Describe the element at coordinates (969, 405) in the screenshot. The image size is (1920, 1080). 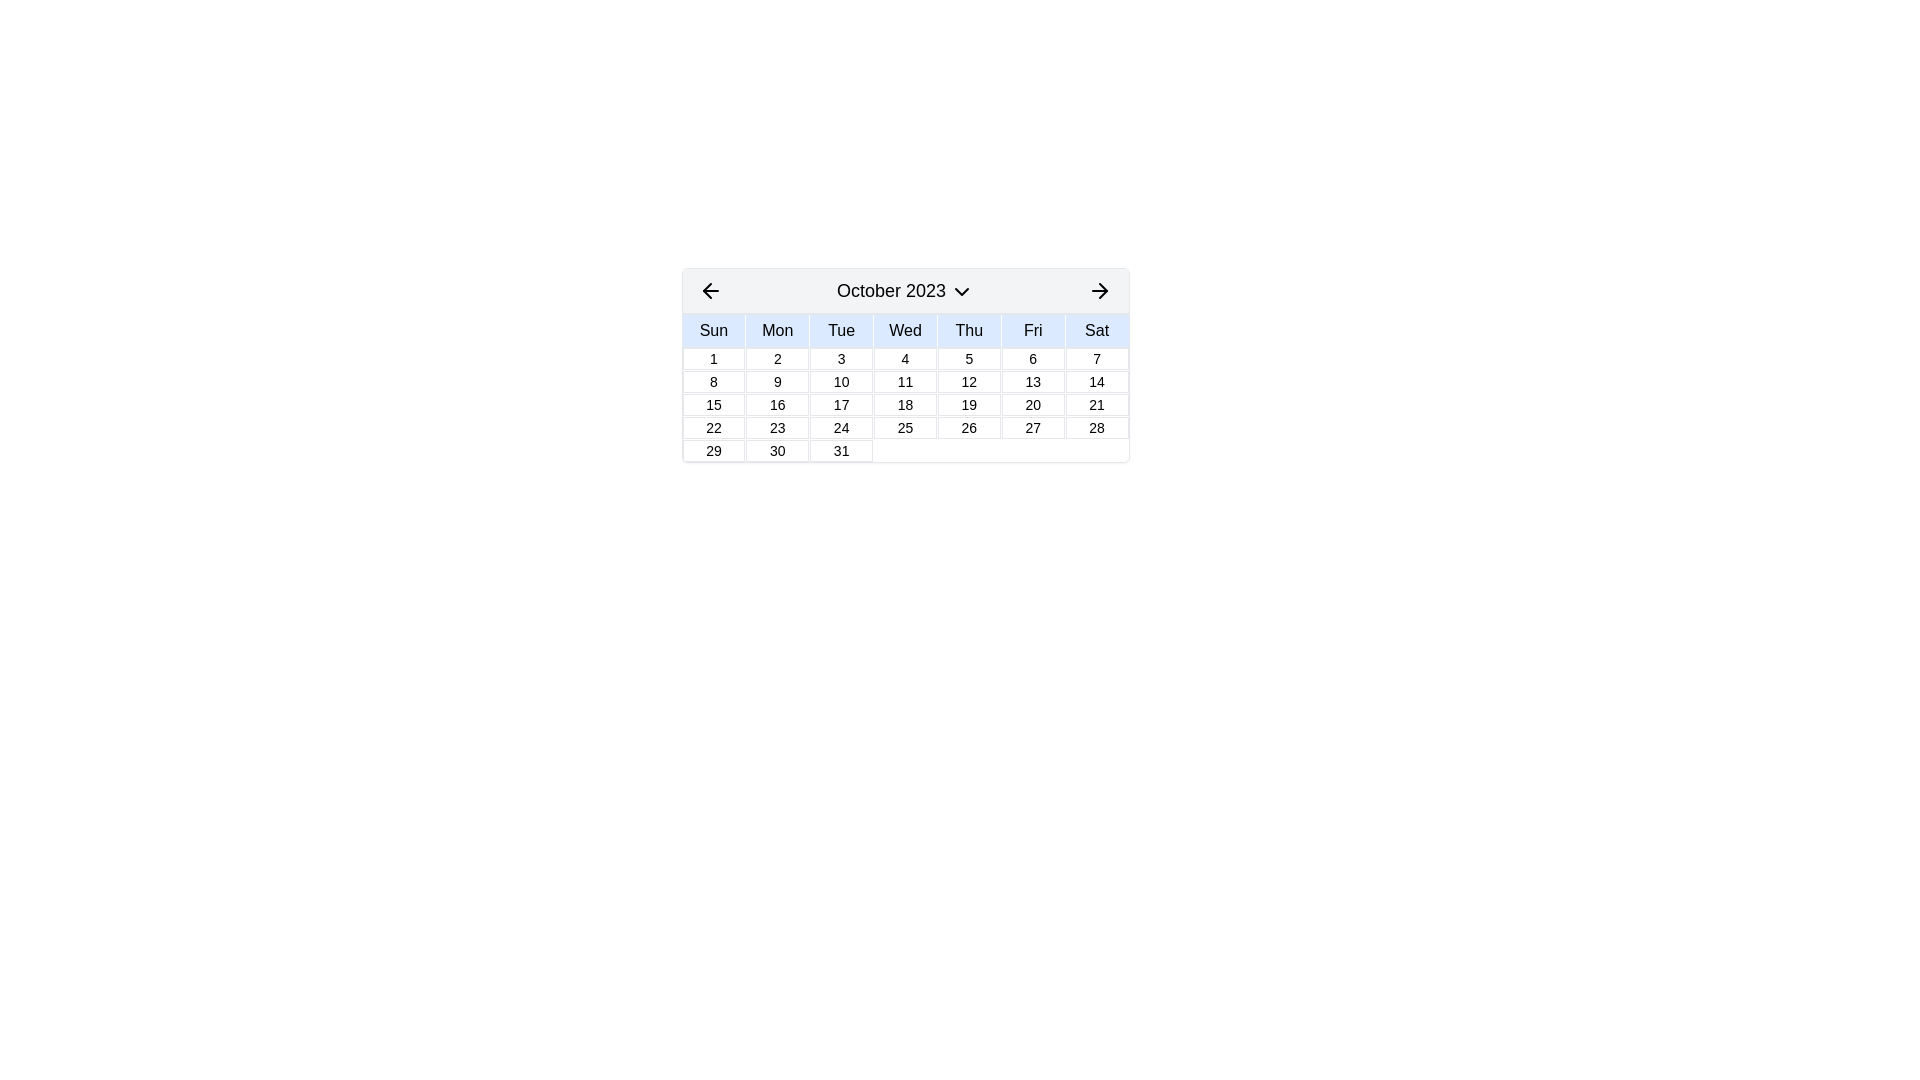
I see `the calendar day cell that displays the number '19', located under the 'Thu' column in the fourth row of the calendar grid` at that location.